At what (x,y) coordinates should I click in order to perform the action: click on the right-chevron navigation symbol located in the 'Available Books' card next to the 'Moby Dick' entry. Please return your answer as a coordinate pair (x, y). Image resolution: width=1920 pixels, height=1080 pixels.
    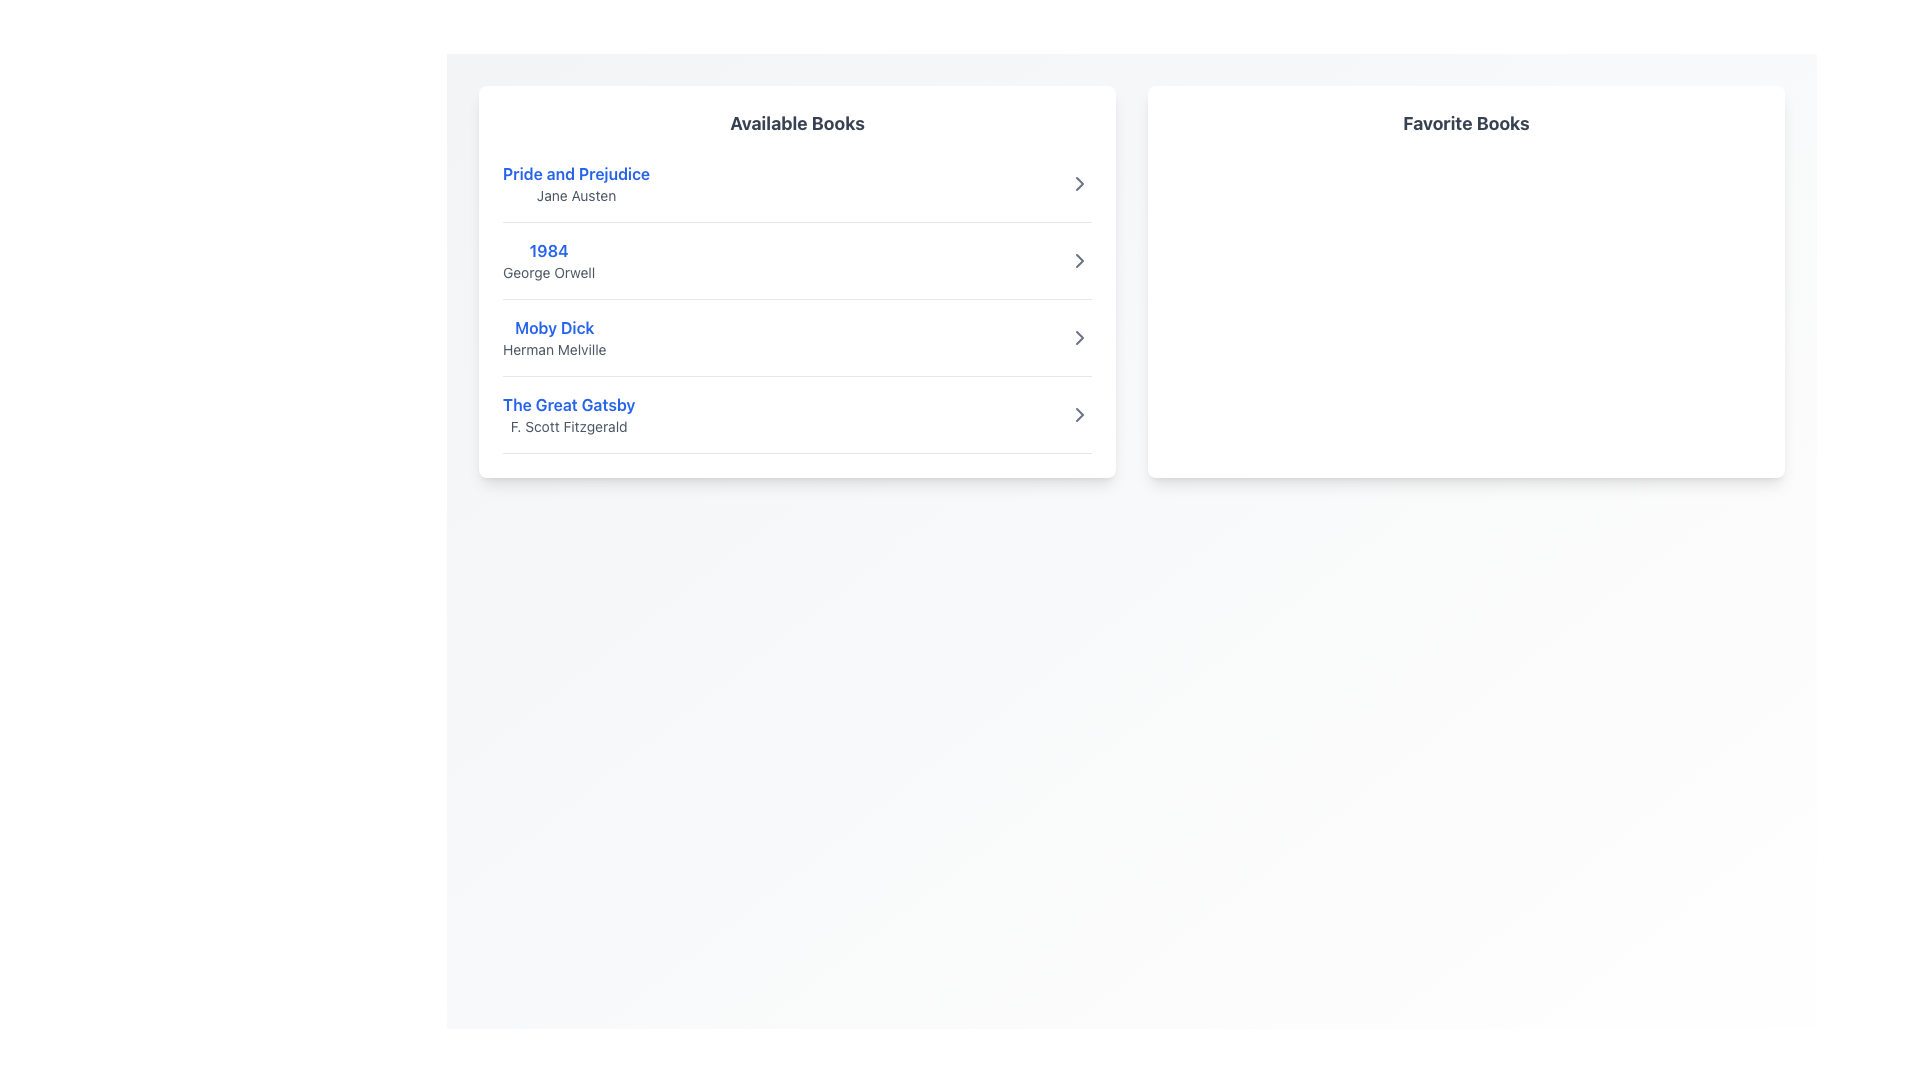
    Looking at the image, I should click on (1079, 337).